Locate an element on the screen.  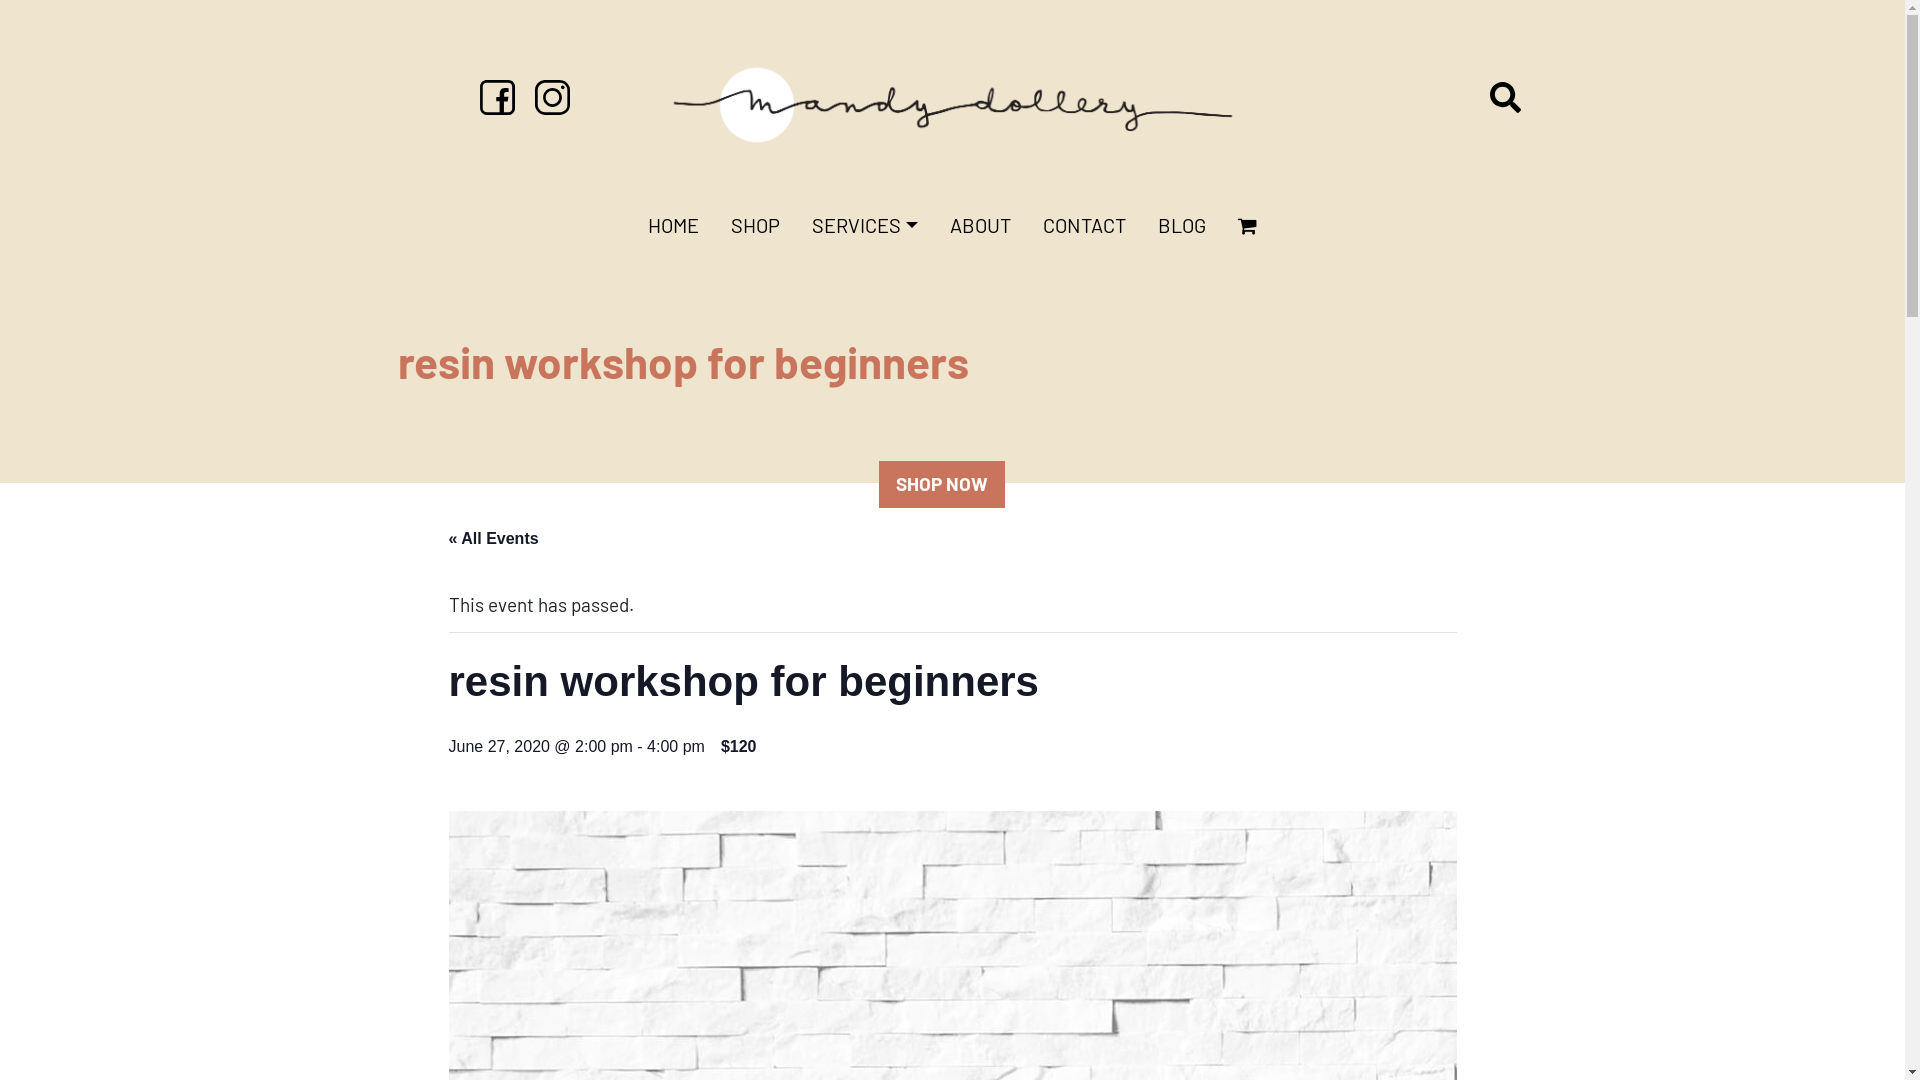
'SHOP' is located at coordinates (754, 224).